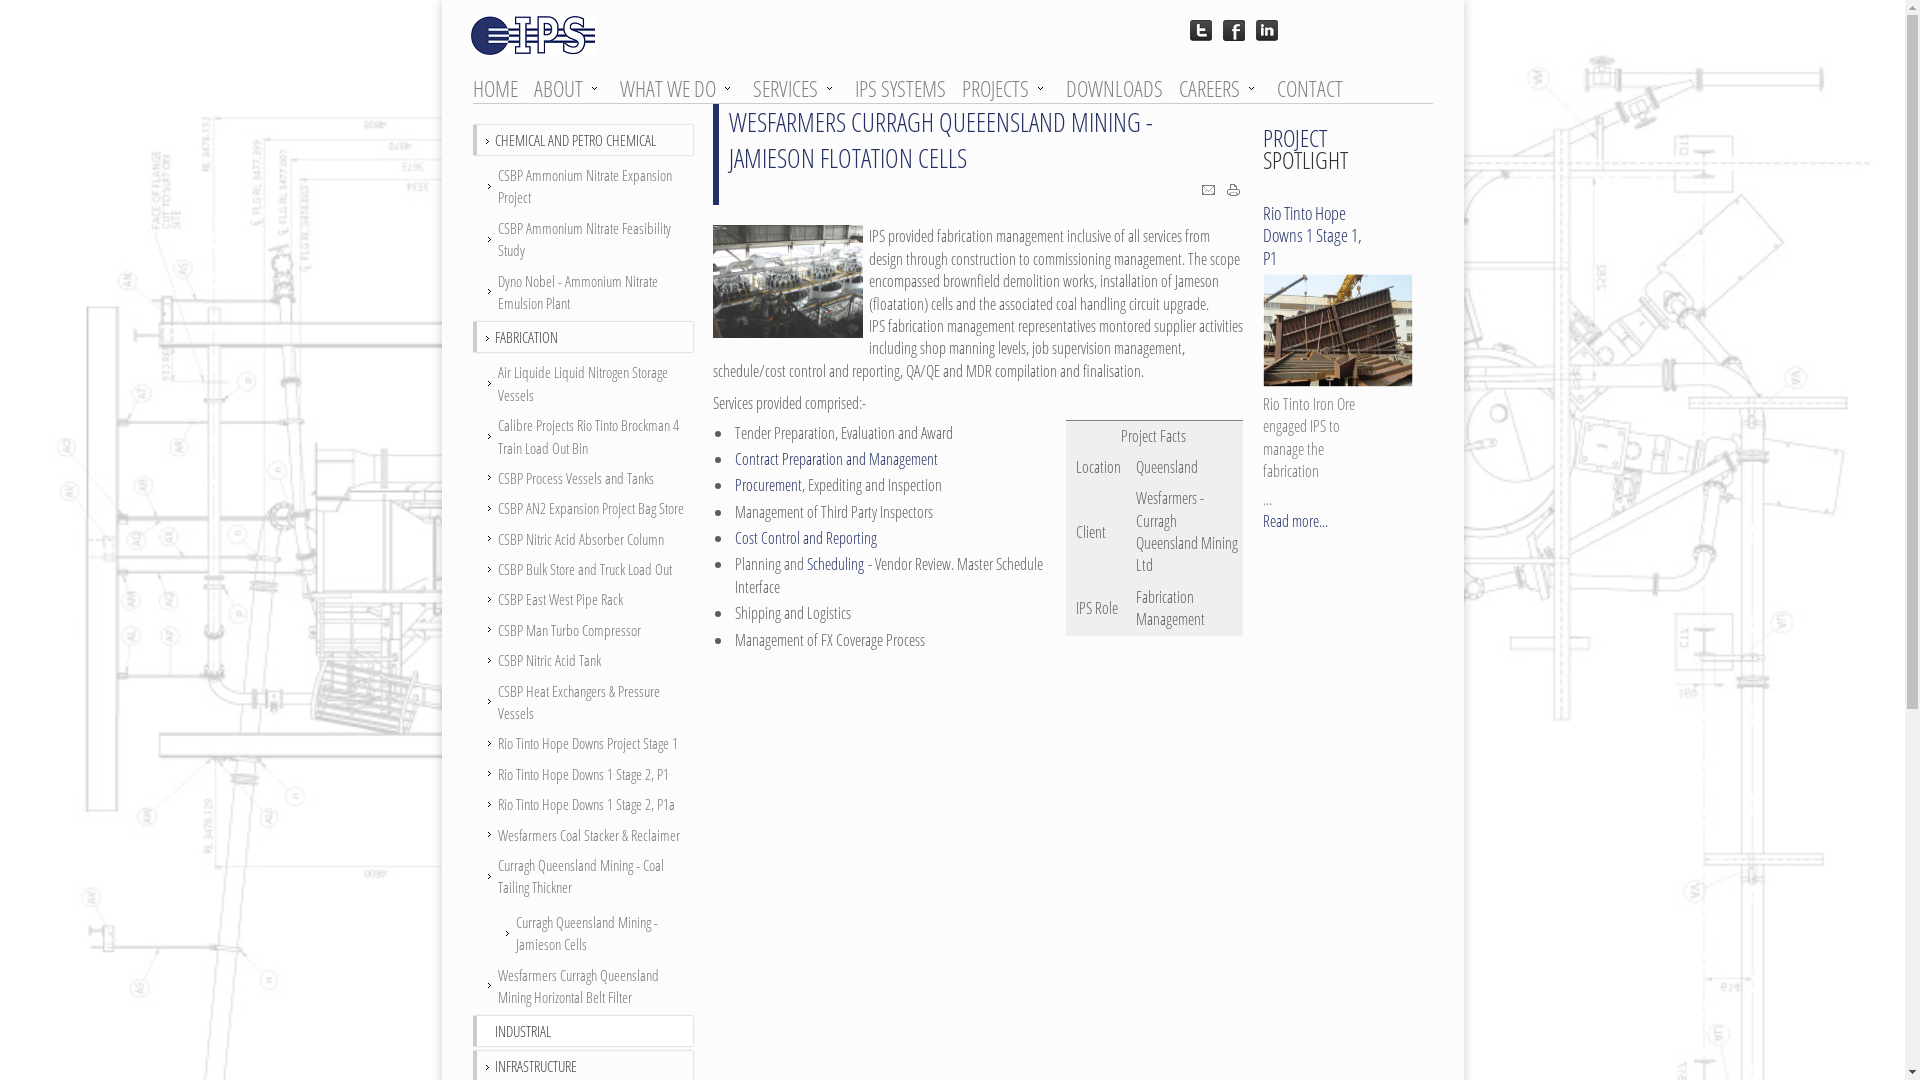 The width and height of the screenshot is (1920, 1080). I want to click on 'CSBP Ammonium Nitrate Expansion Project', so click(583, 186).